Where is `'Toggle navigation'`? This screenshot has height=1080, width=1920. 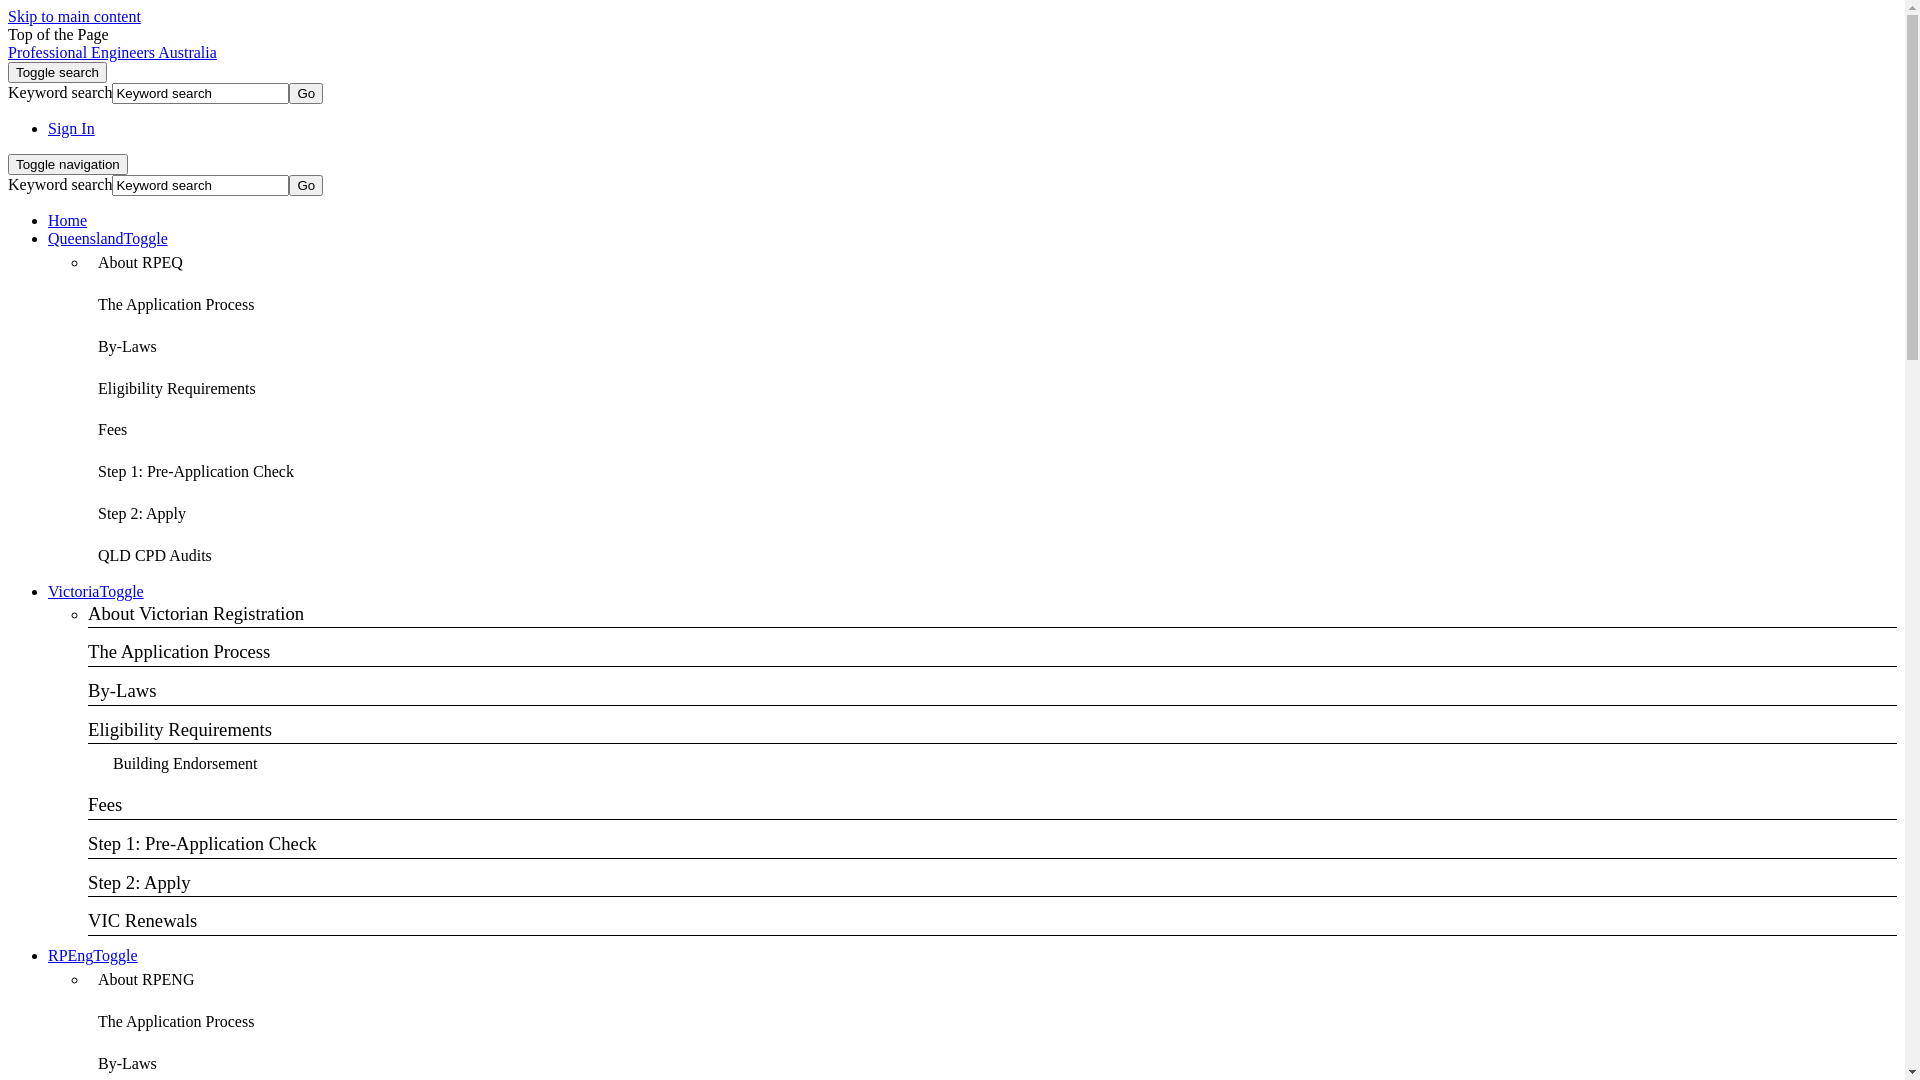 'Toggle navigation' is located at coordinates (67, 163).